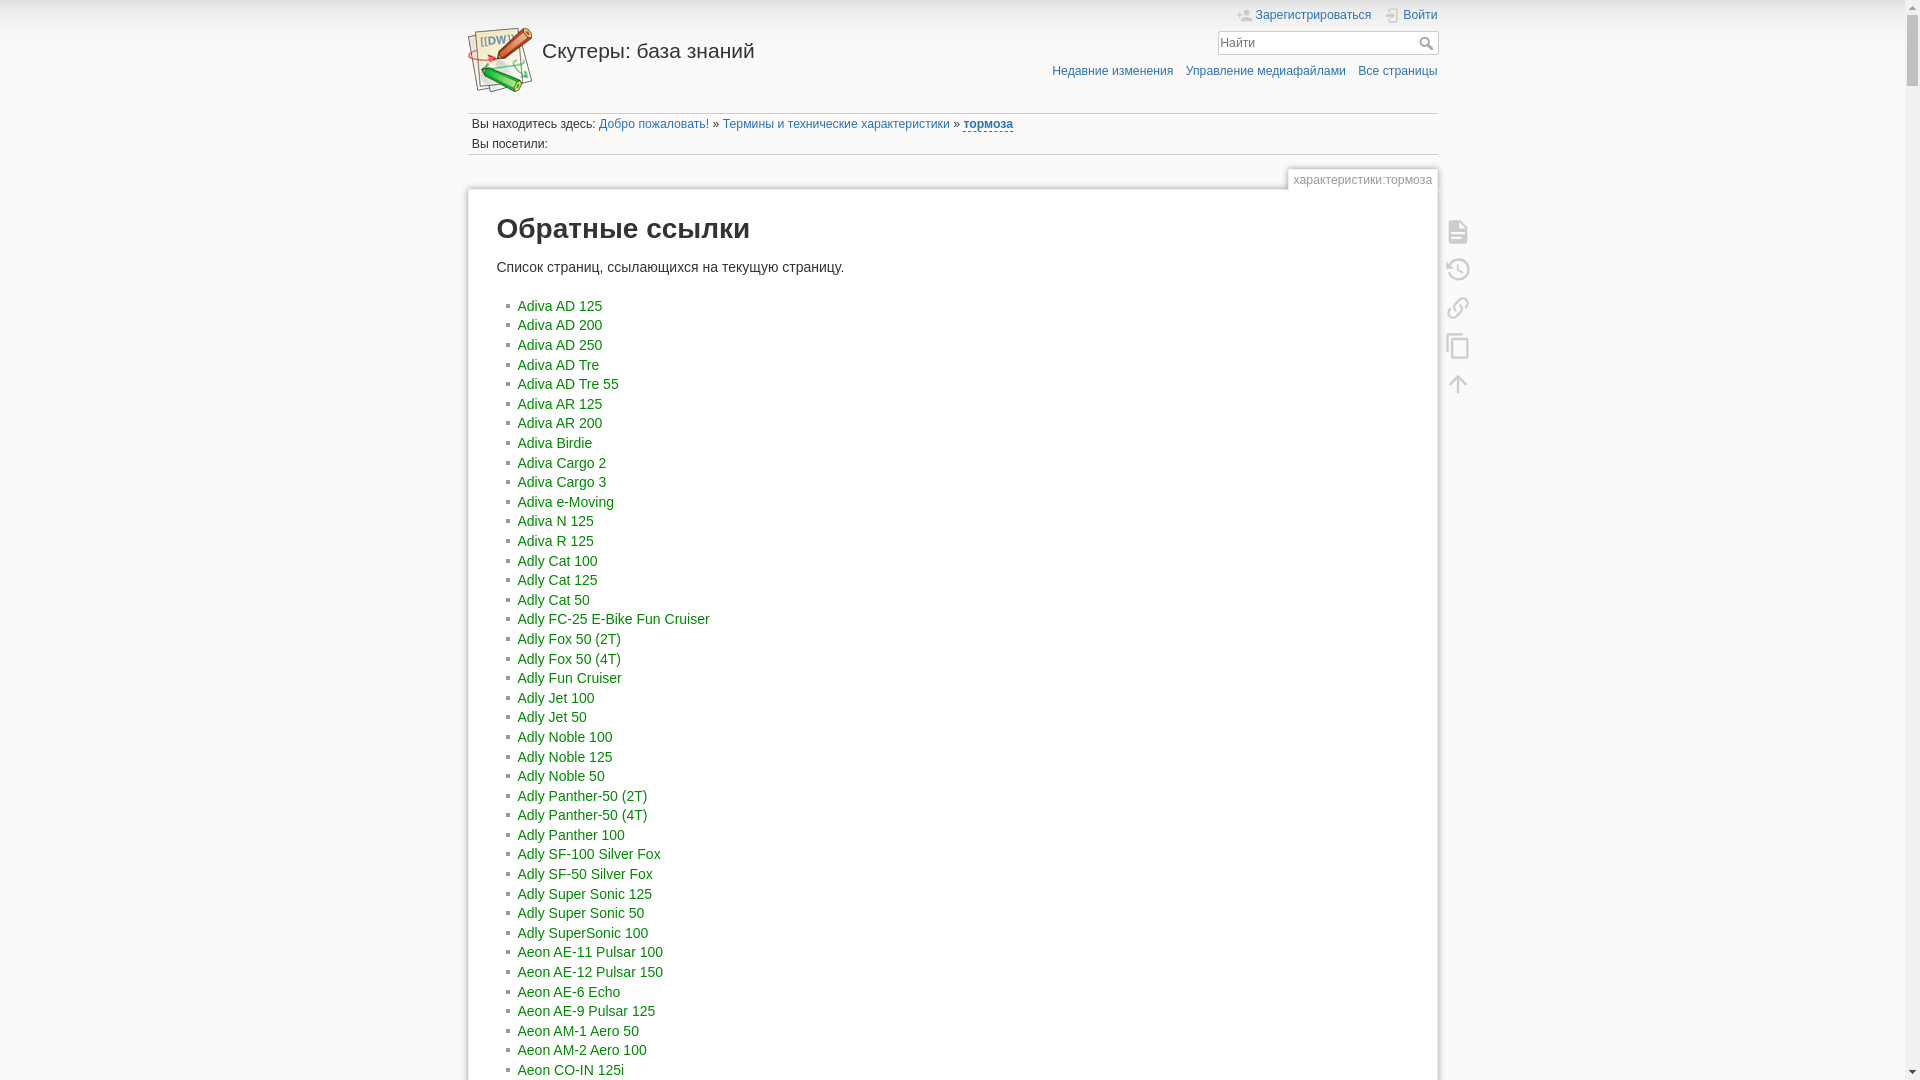  What do you see at coordinates (568, 659) in the screenshot?
I see `'Adly Fox 50 (4T)'` at bounding box center [568, 659].